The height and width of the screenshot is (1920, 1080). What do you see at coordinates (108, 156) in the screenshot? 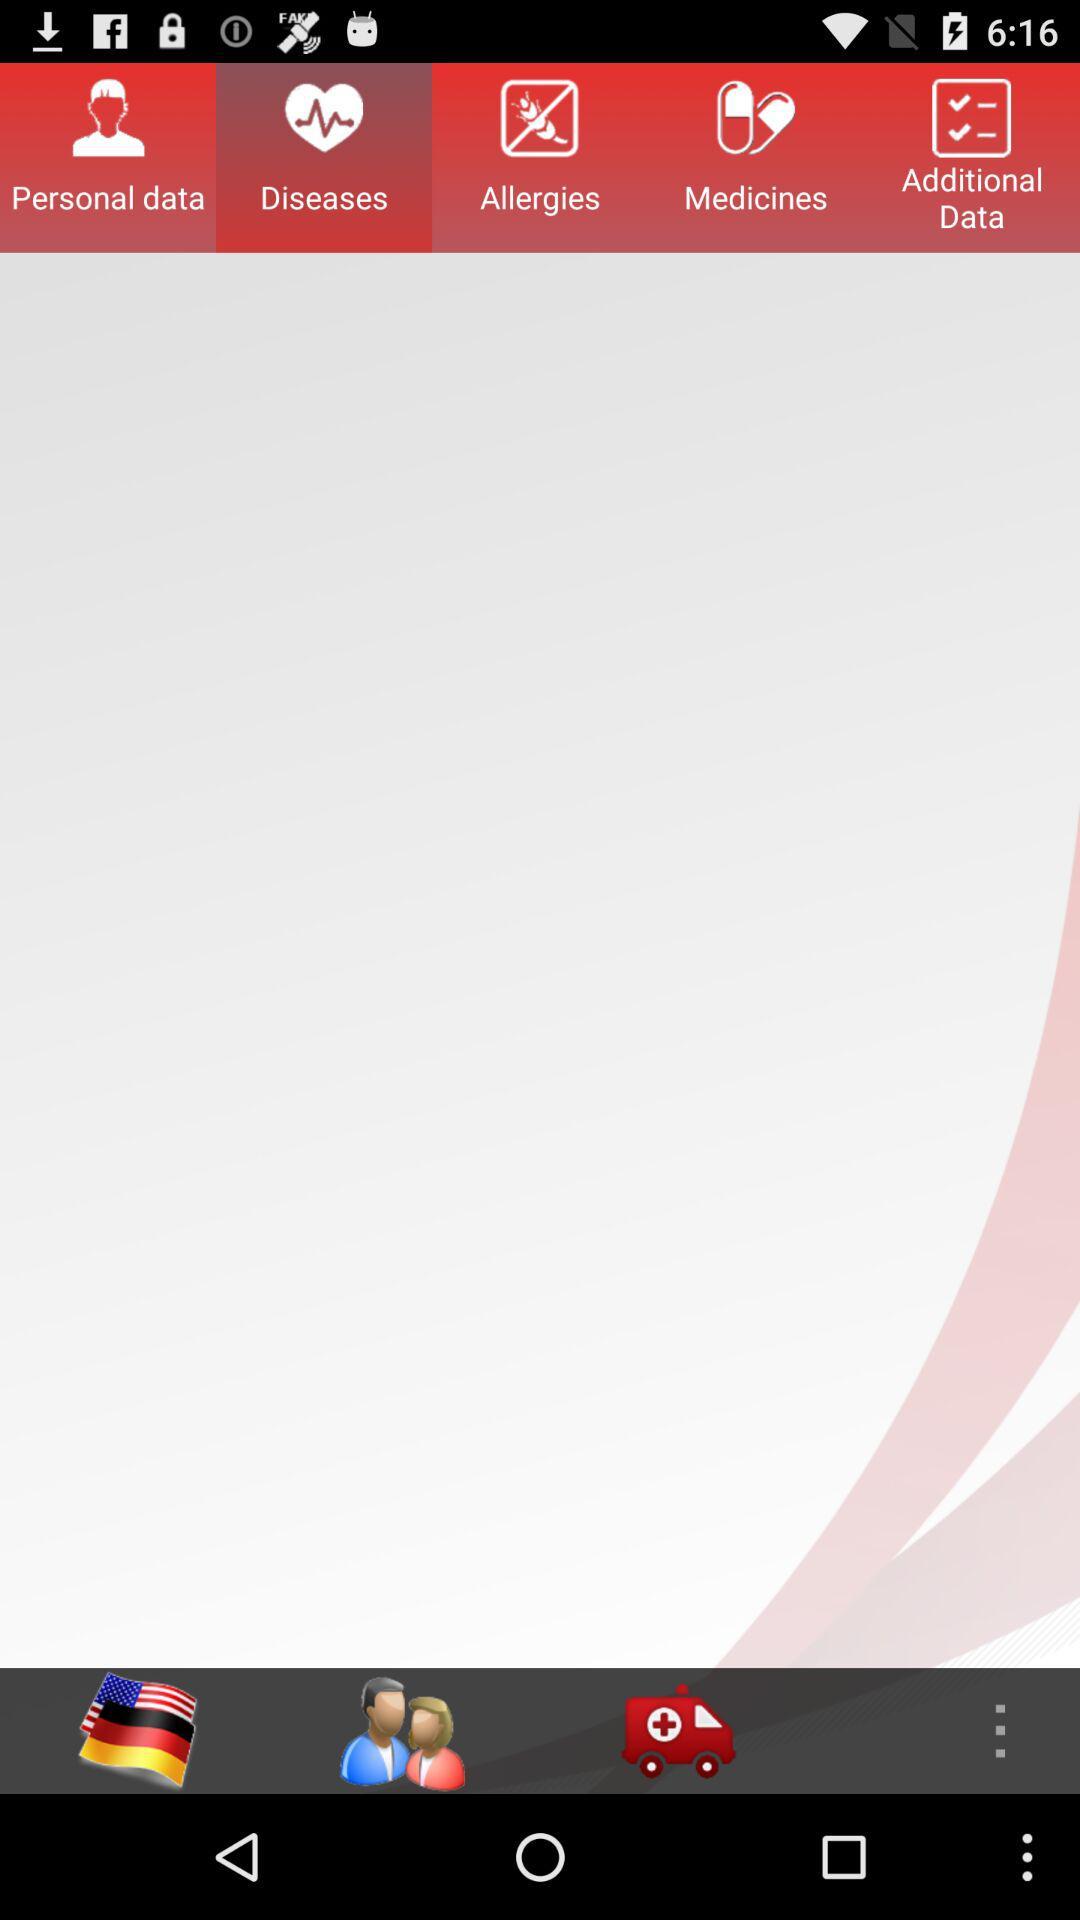
I see `the personal data button` at bounding box center [108, 156].